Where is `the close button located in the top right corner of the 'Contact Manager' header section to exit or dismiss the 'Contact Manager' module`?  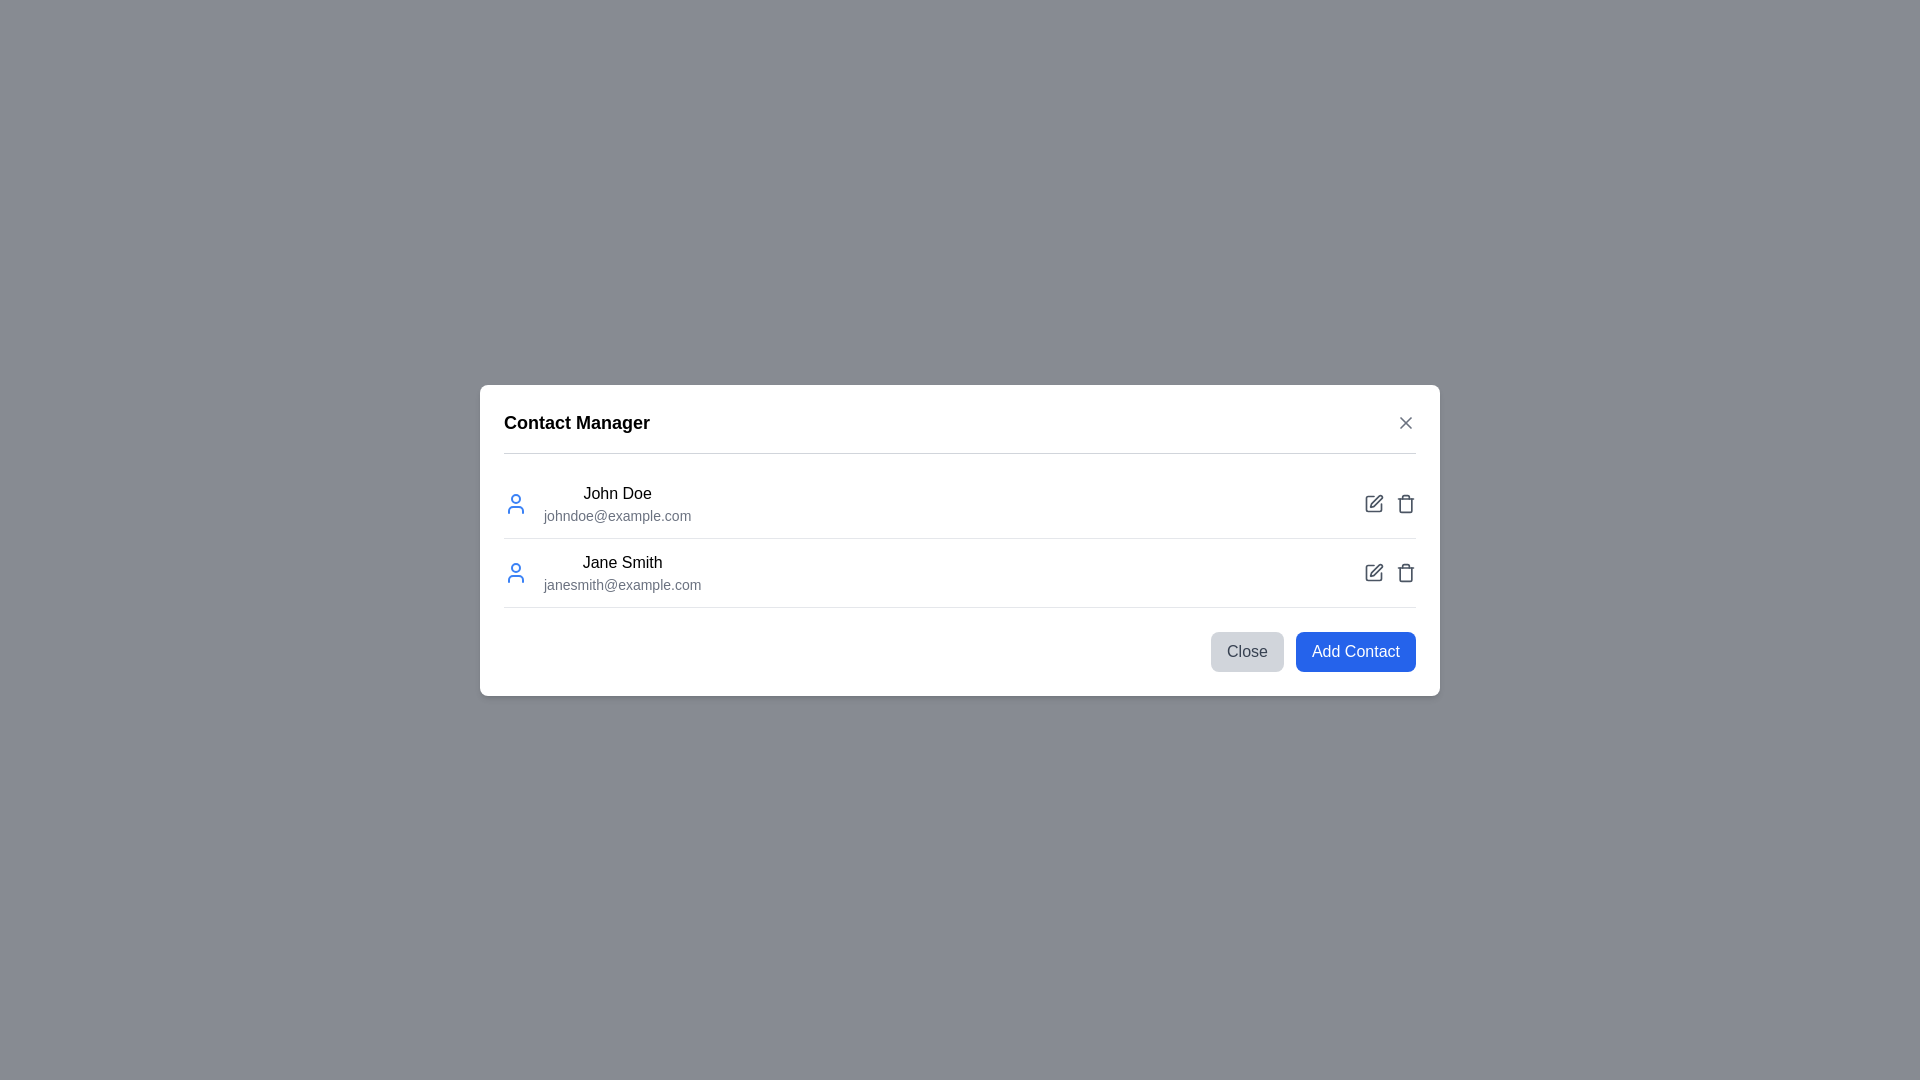
the close button located in the top right corner of the 'Contact Manager' header section to exit or dismiss the 'Contact Manager' module is located at coordinates (1405, 421).